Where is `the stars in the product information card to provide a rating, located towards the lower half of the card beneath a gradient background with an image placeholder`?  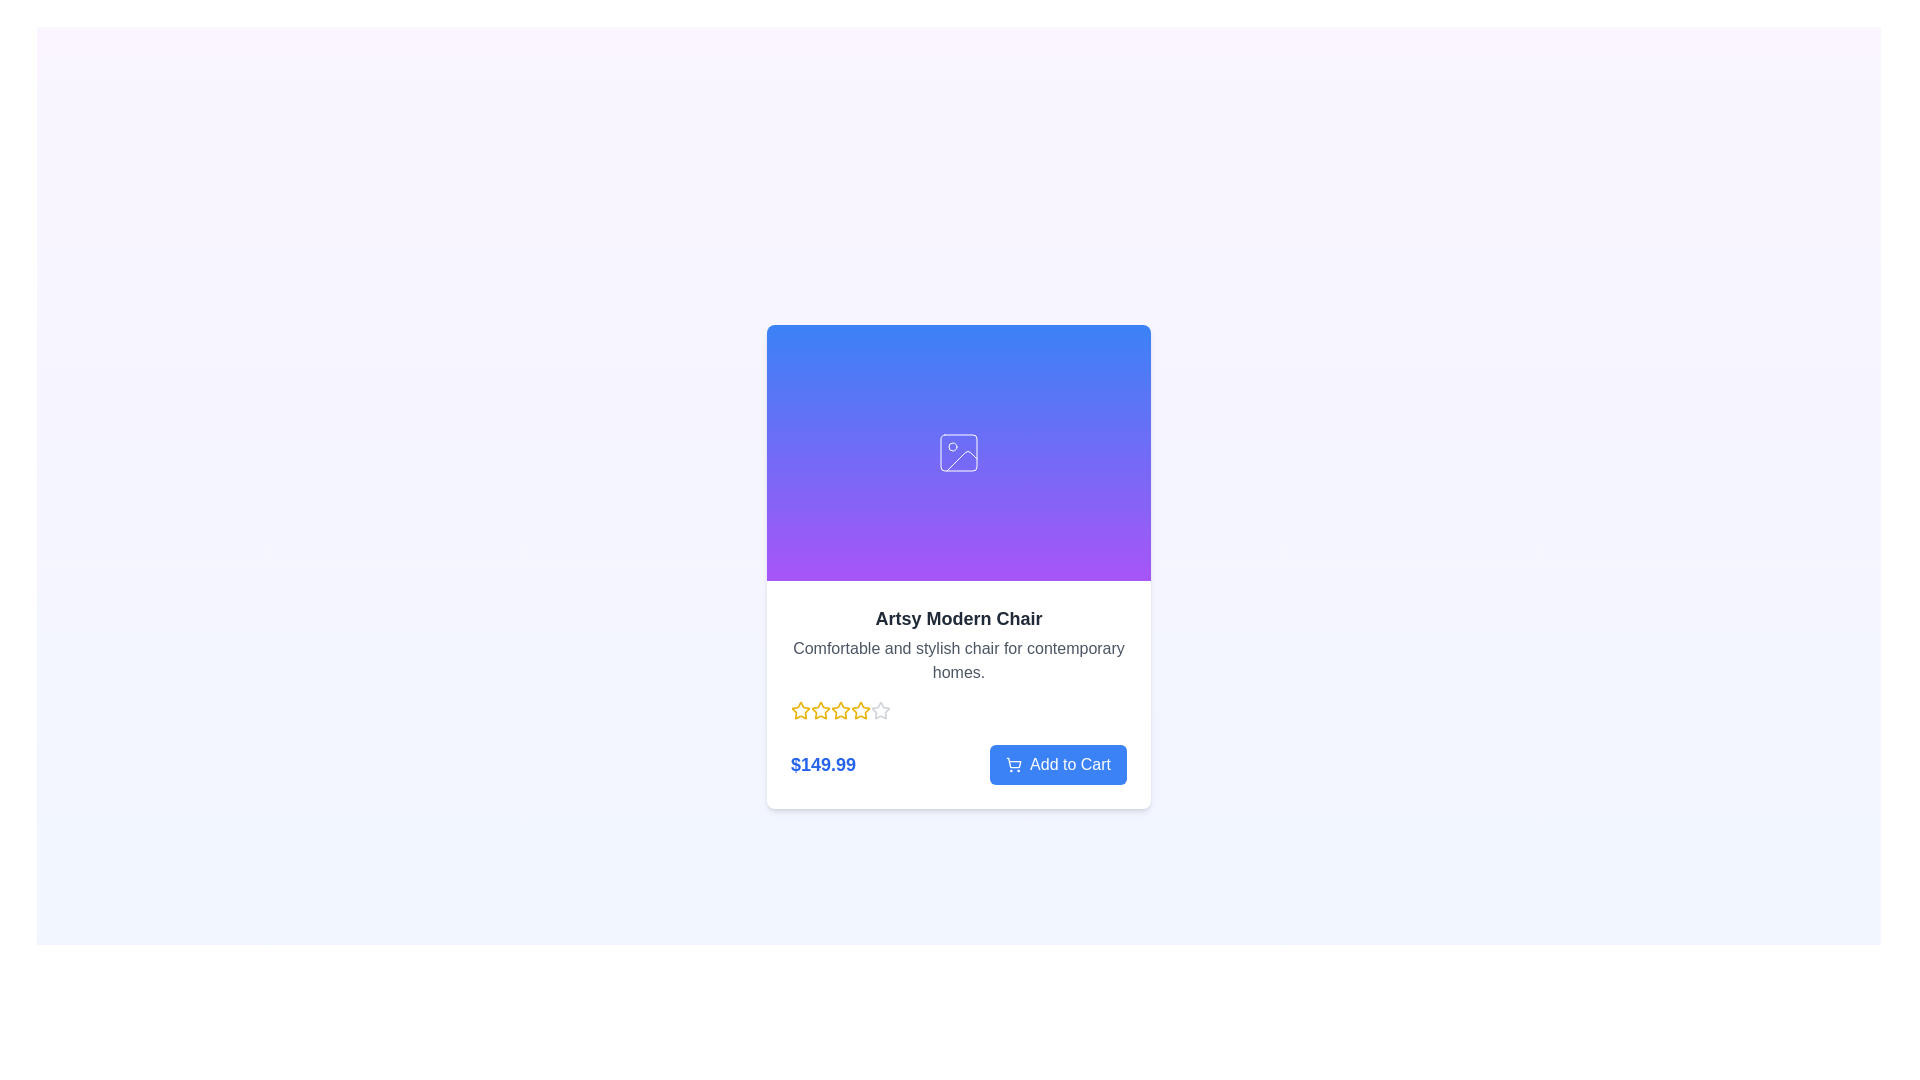
the stars in the product information card to provide a rating, located towards the lower half of the card beneath a gradient background with an image placeholder is located at coordinates (958, 693).